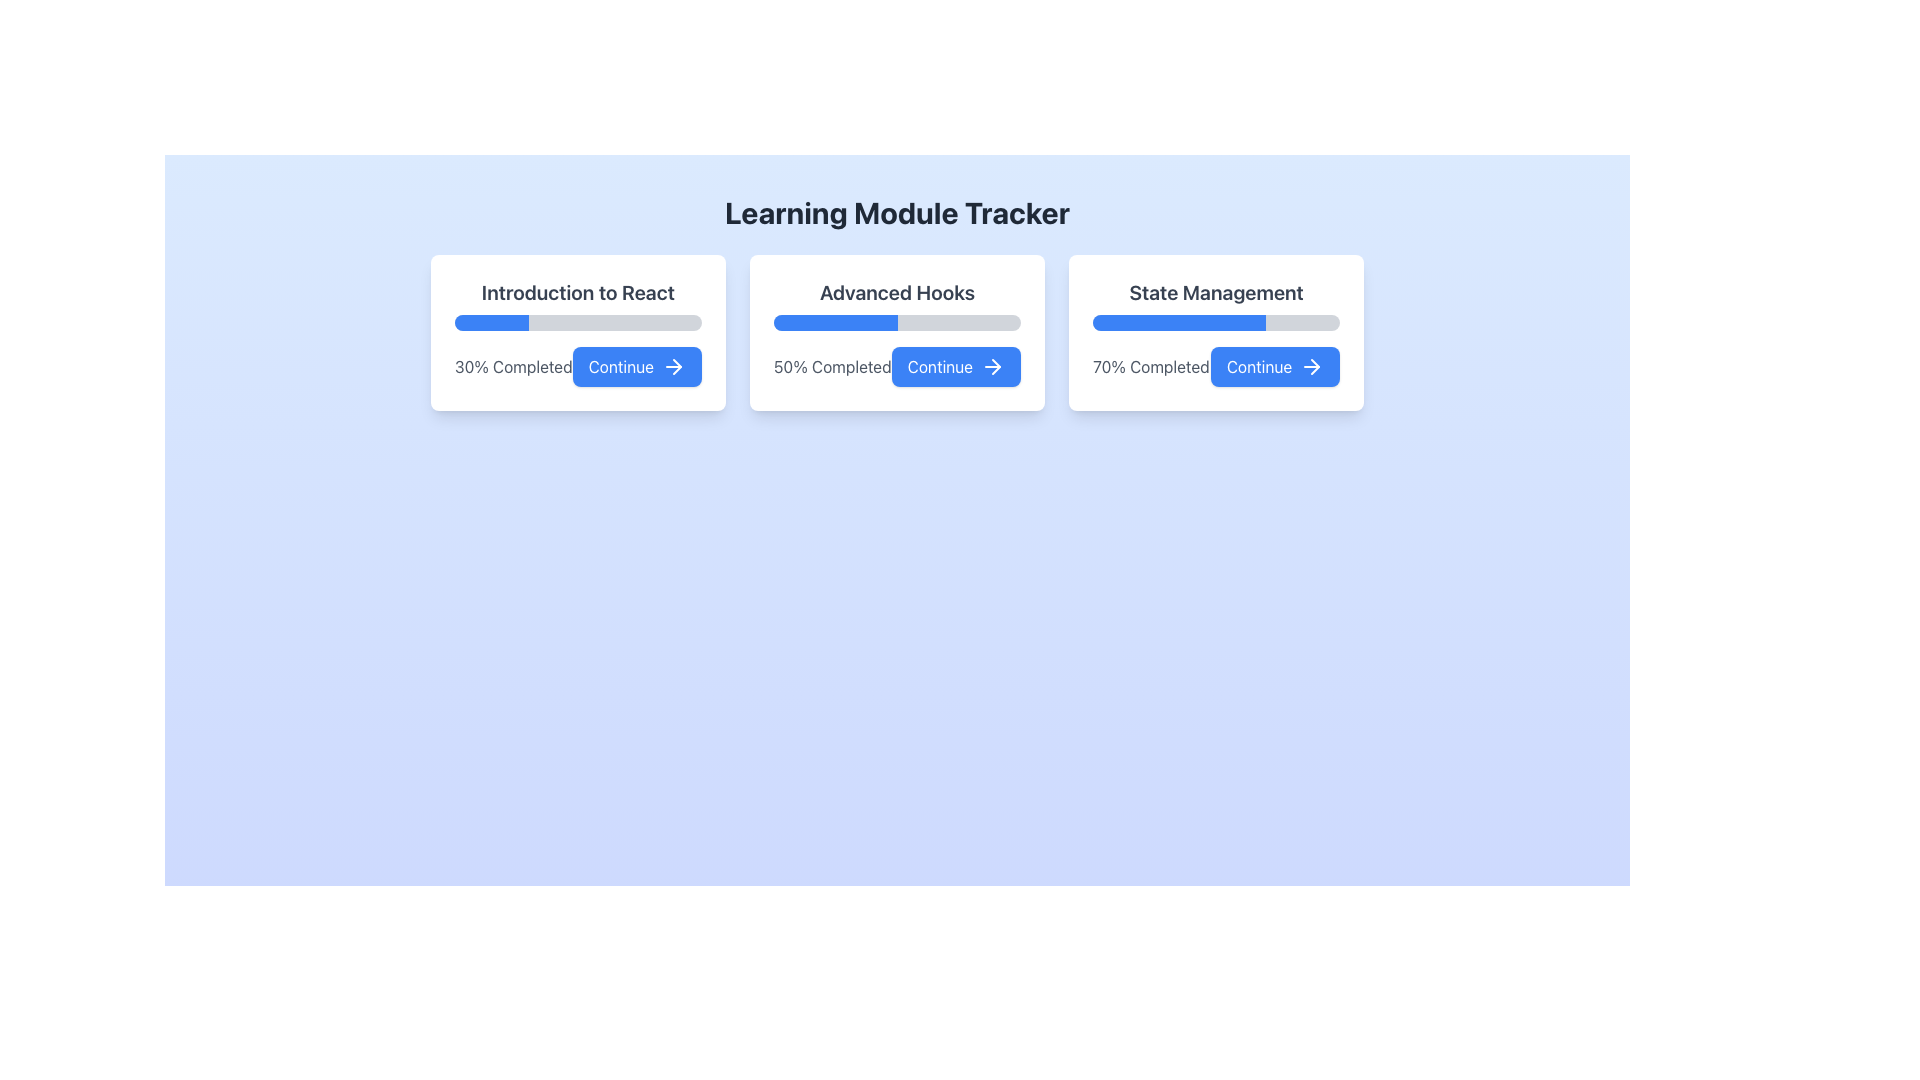 This screenshot has height=1080, width=1920. I want to click on the progress bar representing the completion percentage of the 'Introduction to React' module, which is currently at 30%, so click(577, 322).